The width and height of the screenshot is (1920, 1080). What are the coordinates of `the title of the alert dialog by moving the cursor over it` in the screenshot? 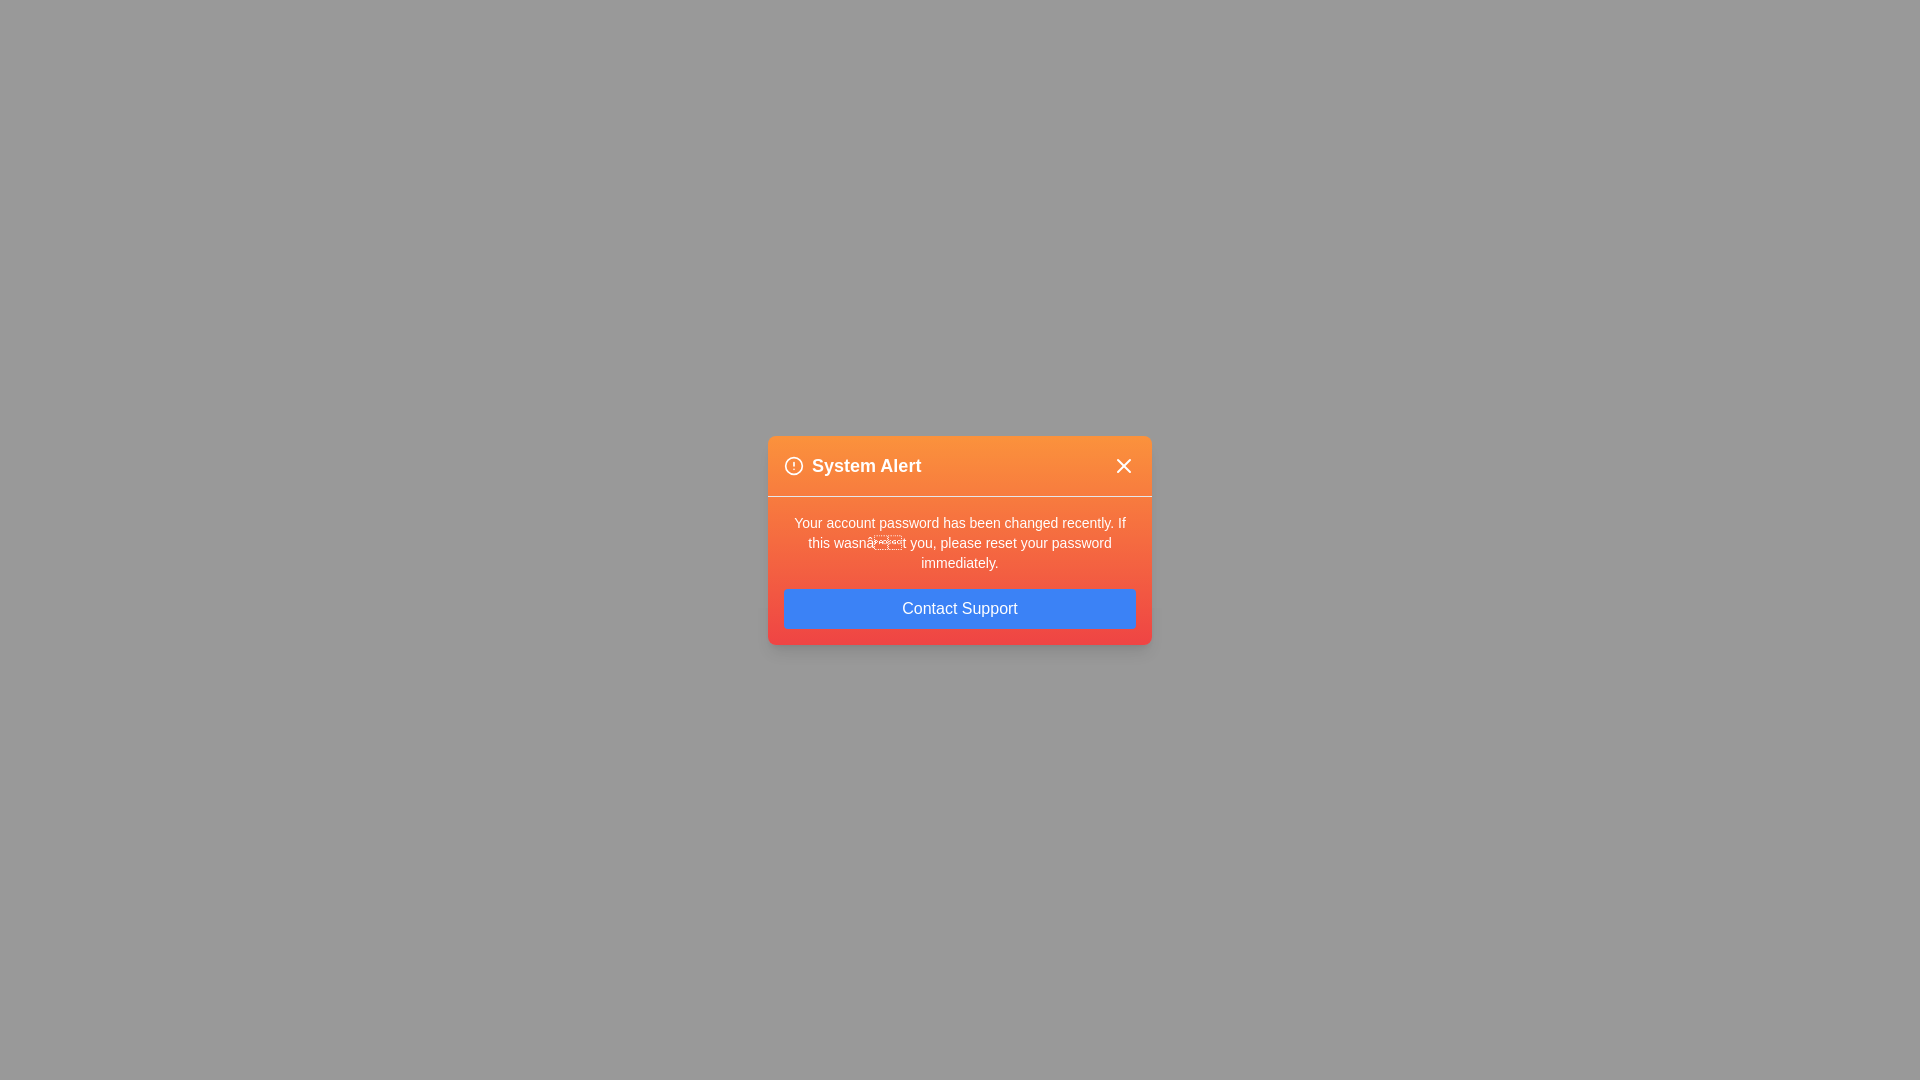 It's located at (960, 466).